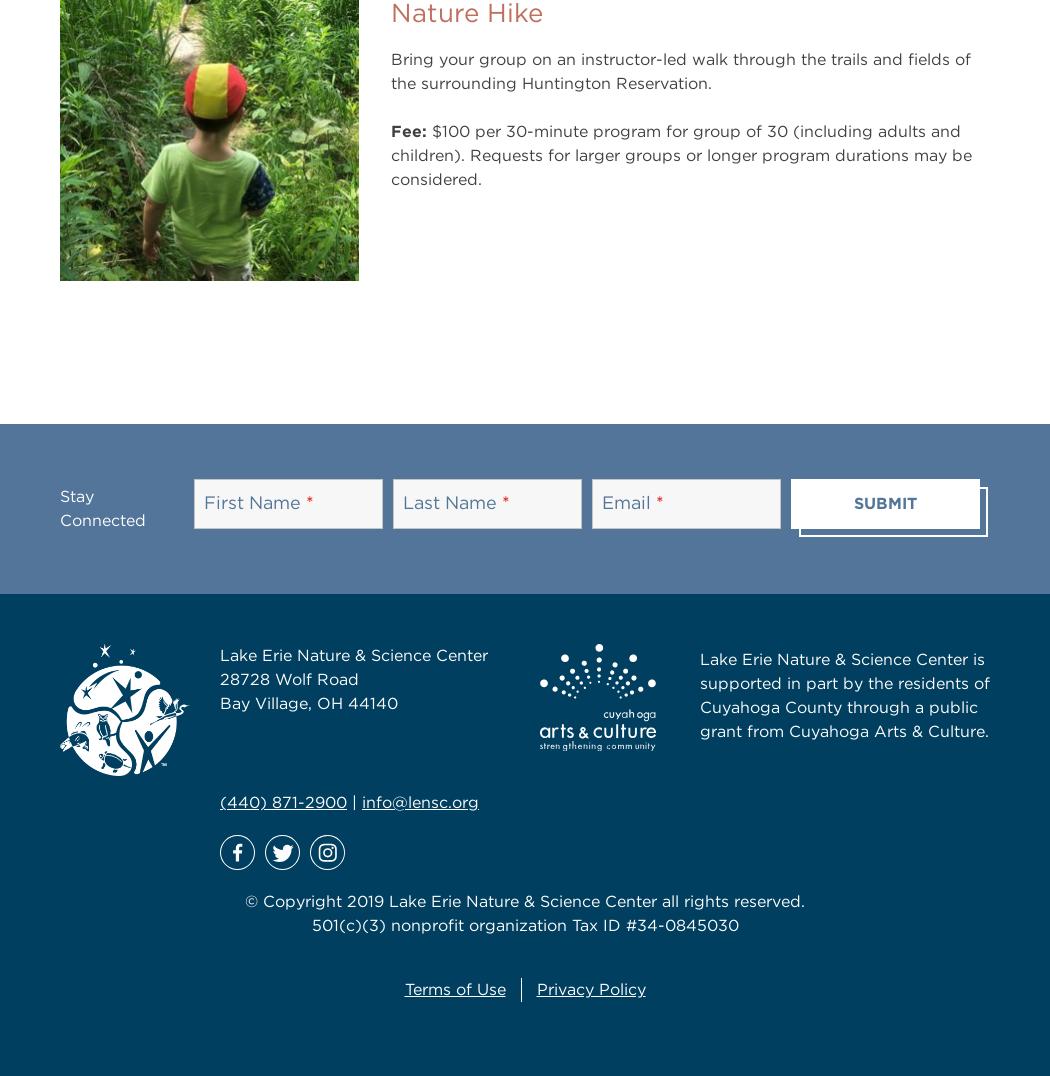 The width and height of the screenshot is (1050, 1076). What do you see at coordinates (352, 802) in the screenshot?
I see `'|'` at bounding box center [352, 802].